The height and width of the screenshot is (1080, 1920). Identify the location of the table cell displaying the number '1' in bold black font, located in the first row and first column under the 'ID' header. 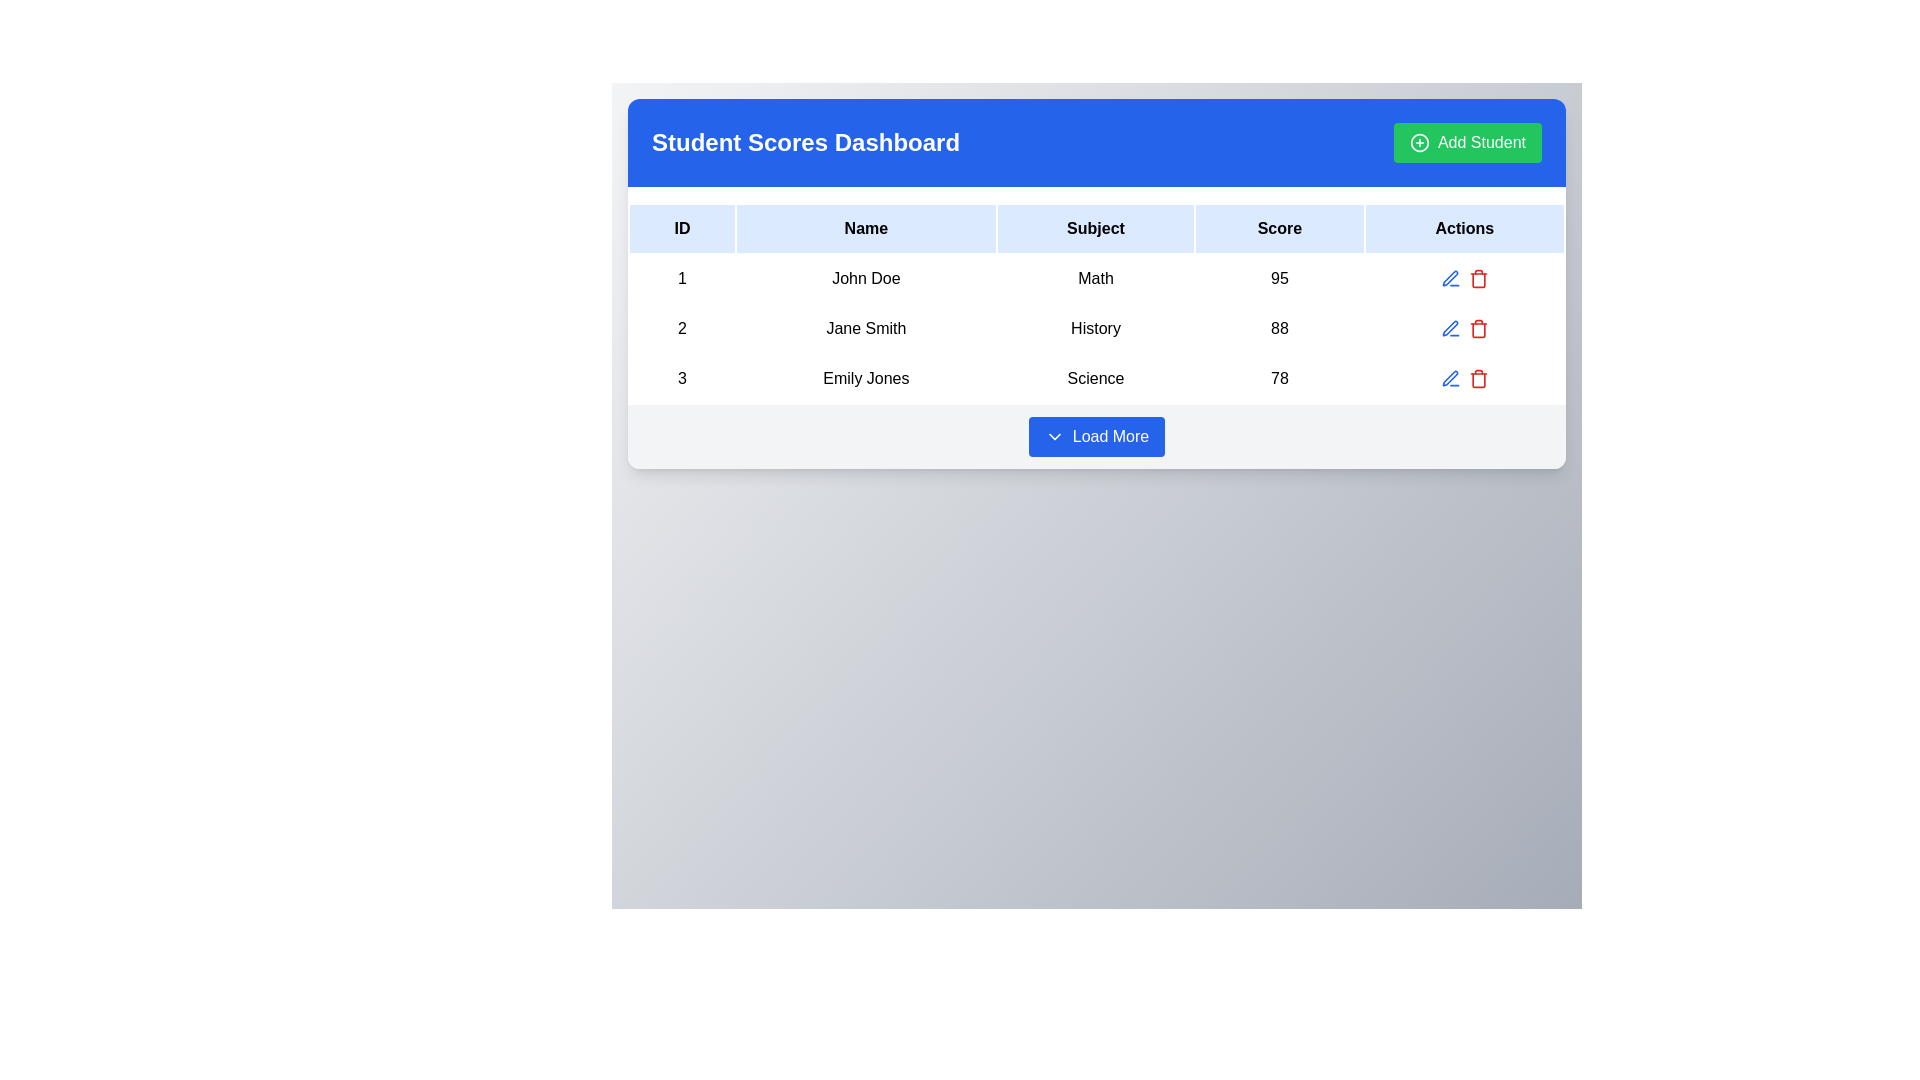
(682, 278).